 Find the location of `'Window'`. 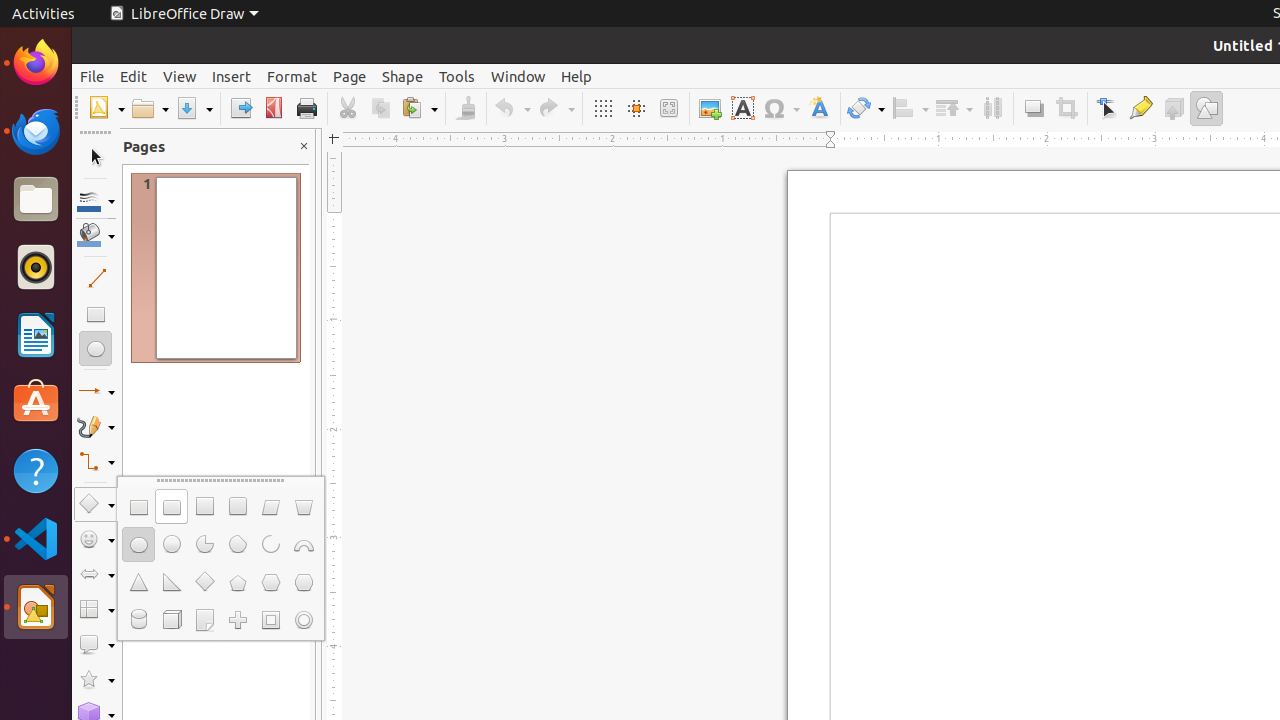

'Window' is located at coordinates (518, 75).